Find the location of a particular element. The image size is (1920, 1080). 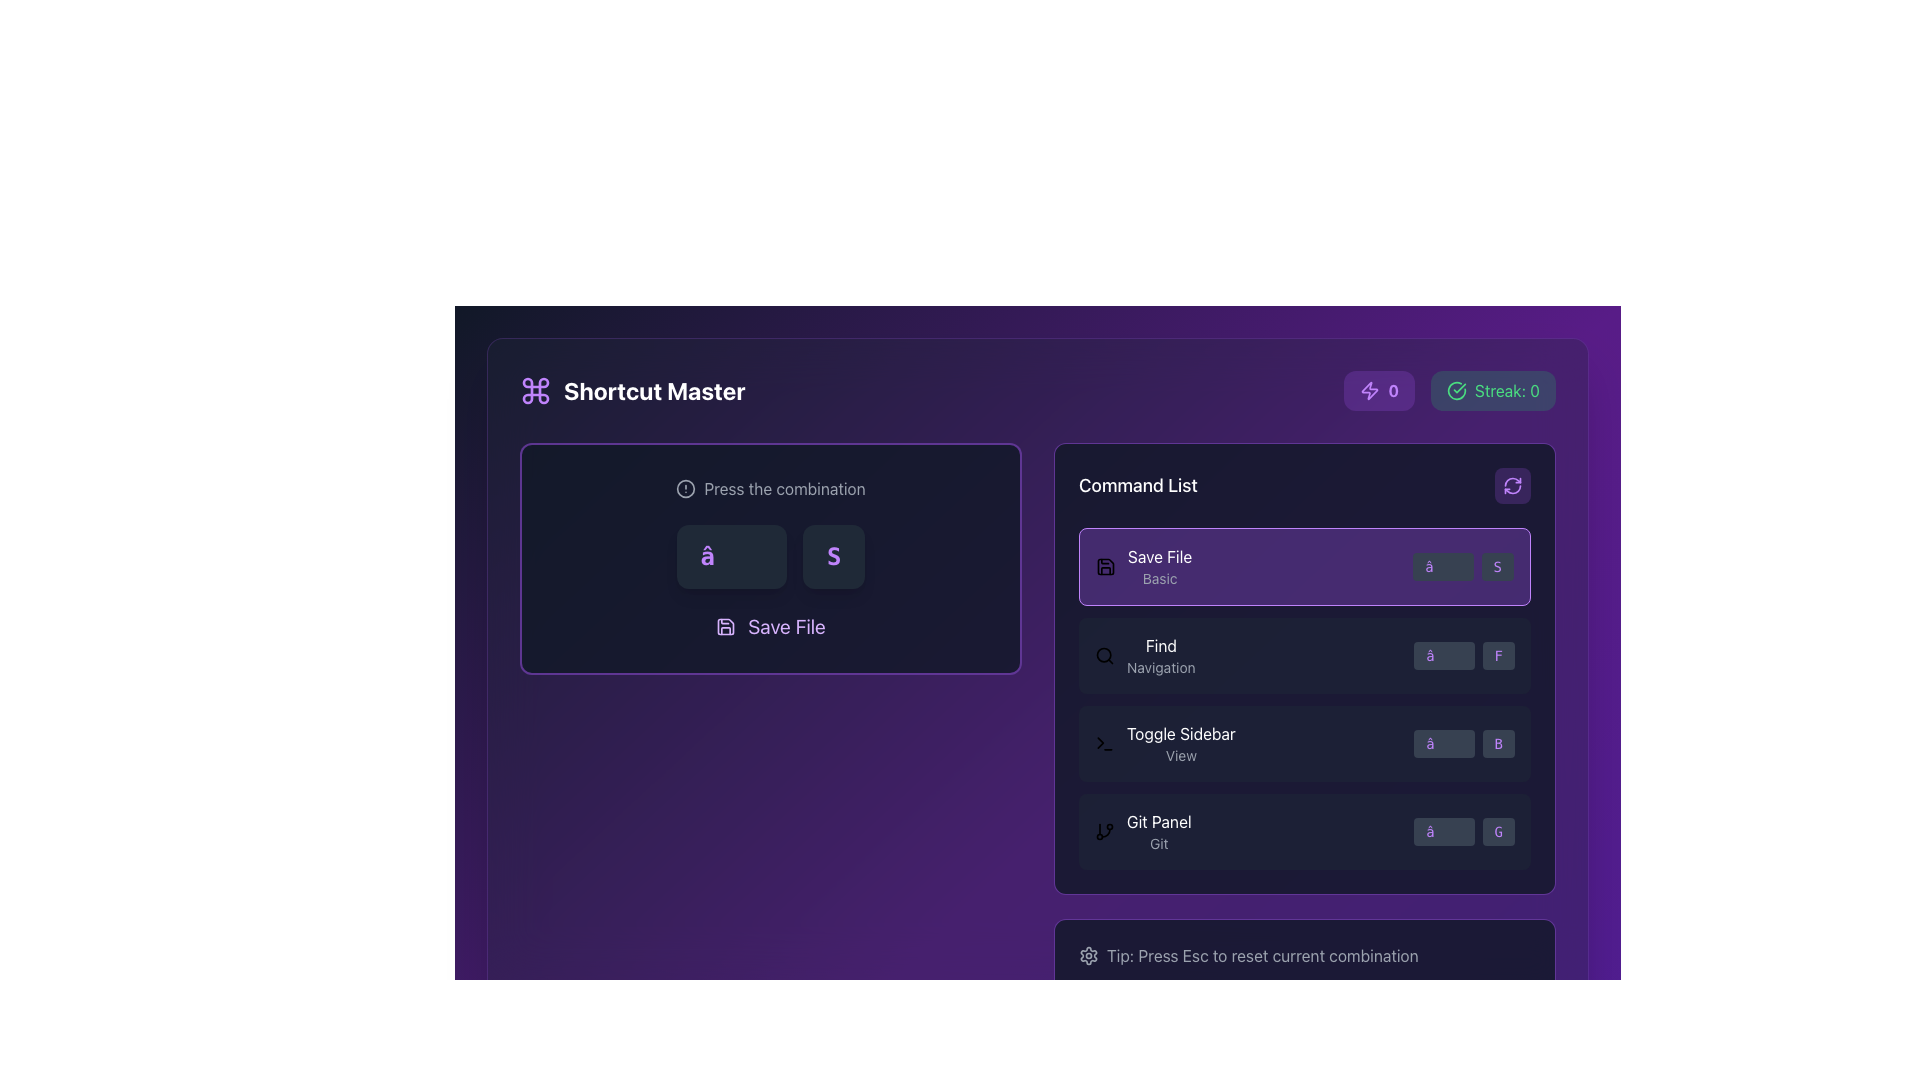

the text label that provides a description for the 'Git Panel' command, located in the bottom-left area of the command list component, underneath the 'Git Panel' label is located at coordinates (1159, 844).